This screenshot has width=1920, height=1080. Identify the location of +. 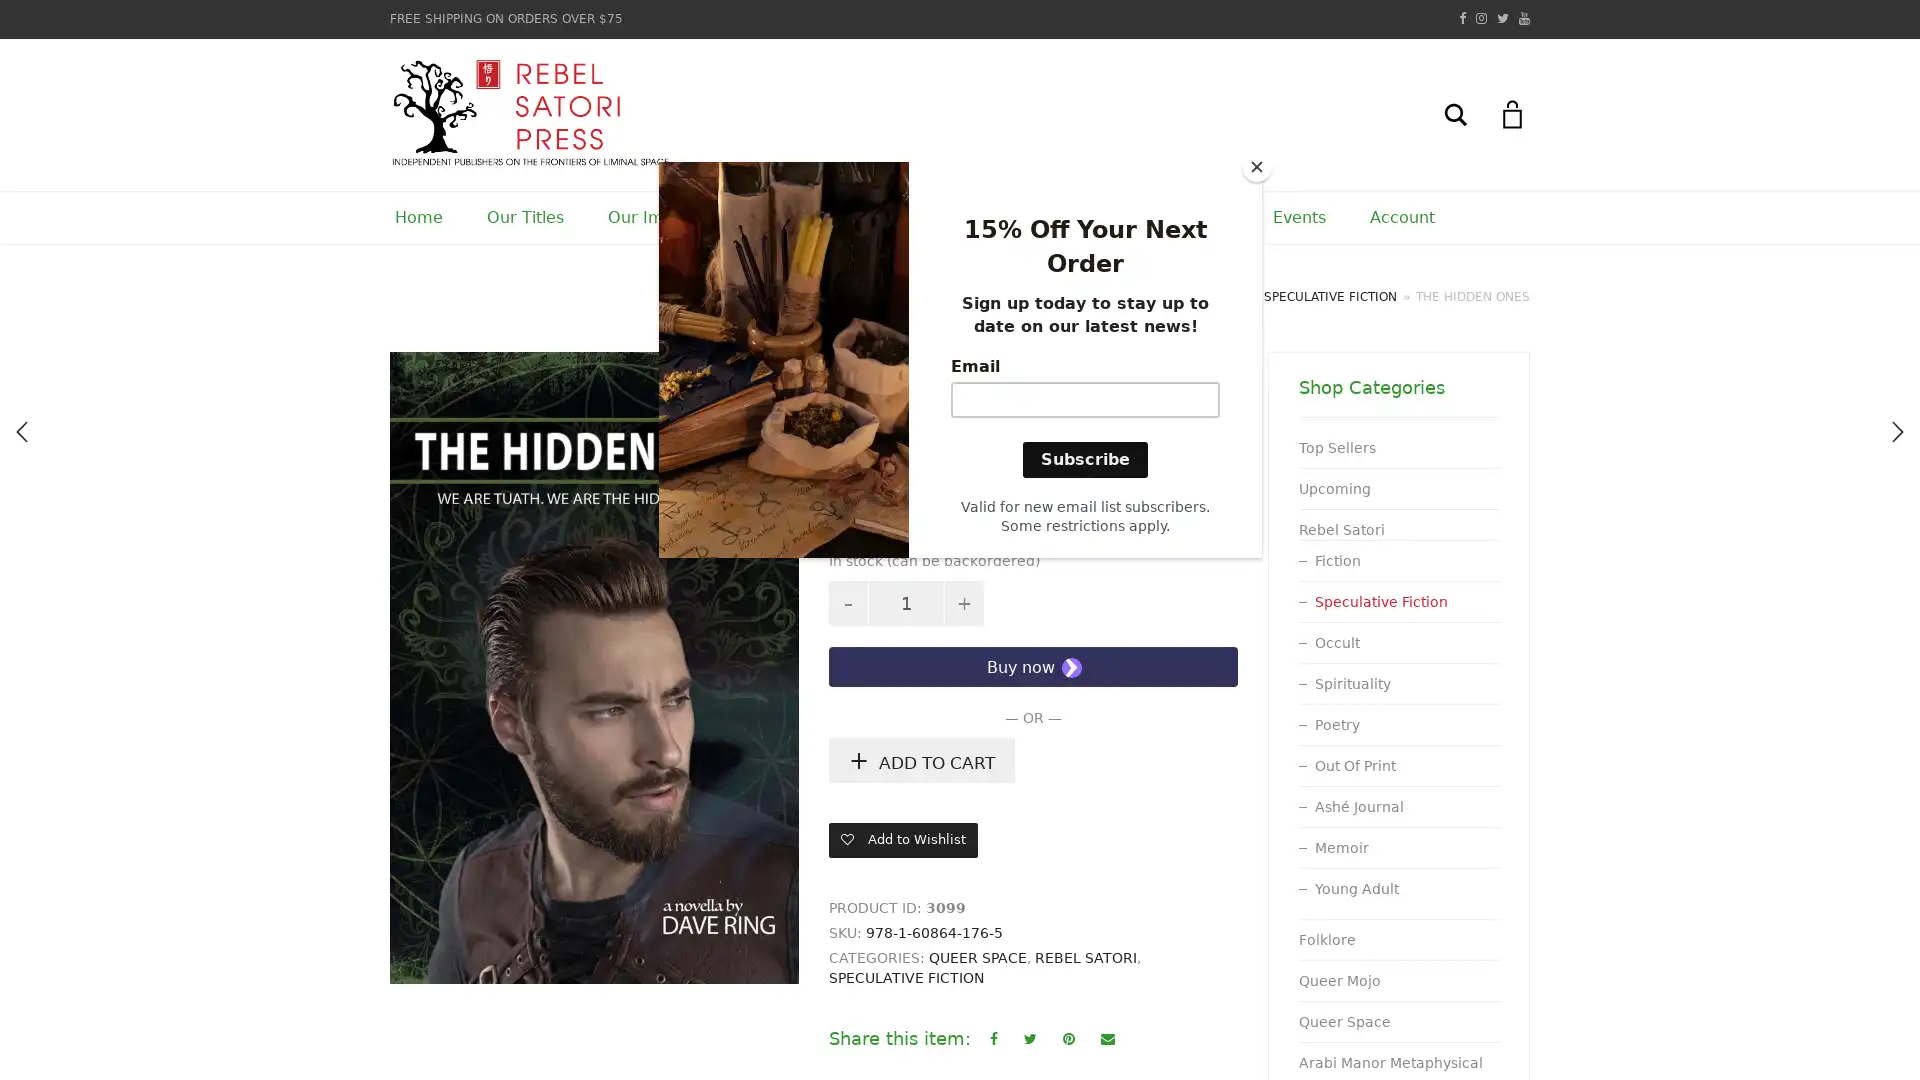
(416, 378).